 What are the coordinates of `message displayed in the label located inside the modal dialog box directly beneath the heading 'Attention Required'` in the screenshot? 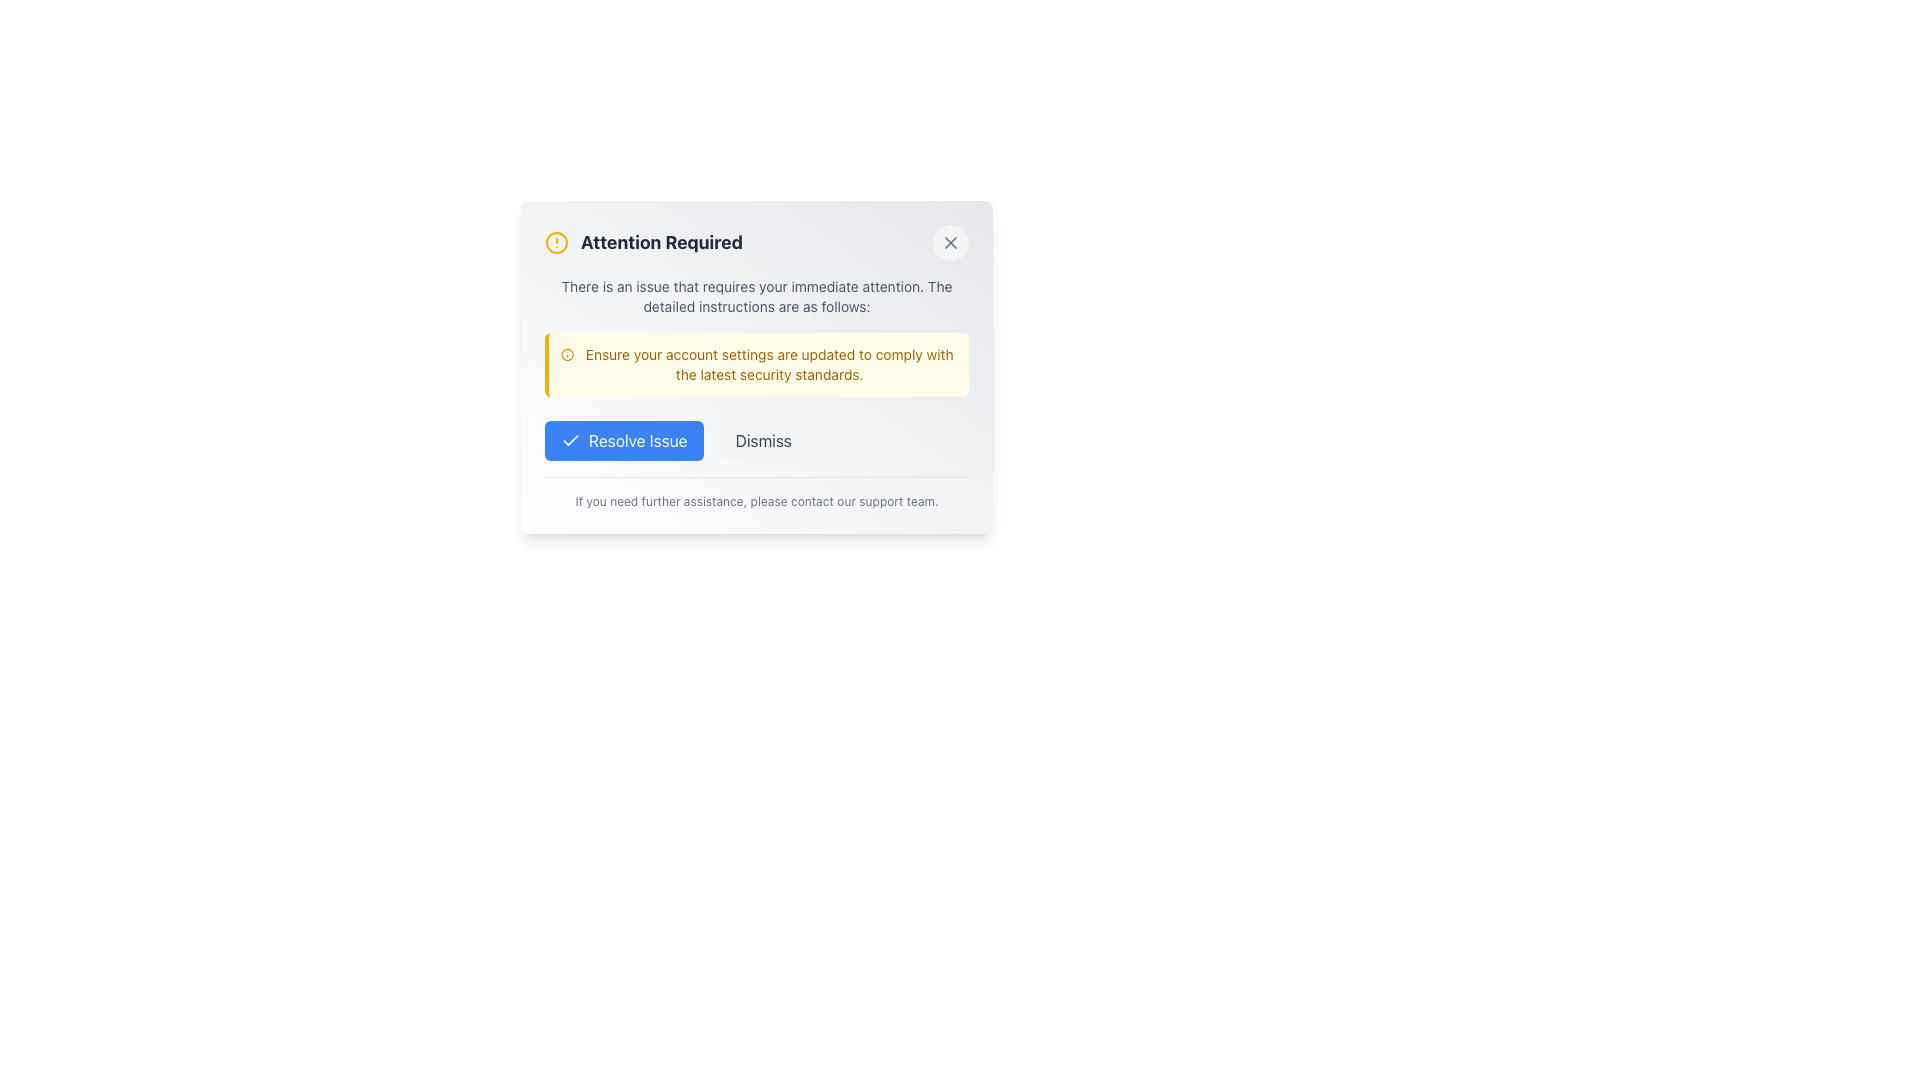 It's located at (756, 297).